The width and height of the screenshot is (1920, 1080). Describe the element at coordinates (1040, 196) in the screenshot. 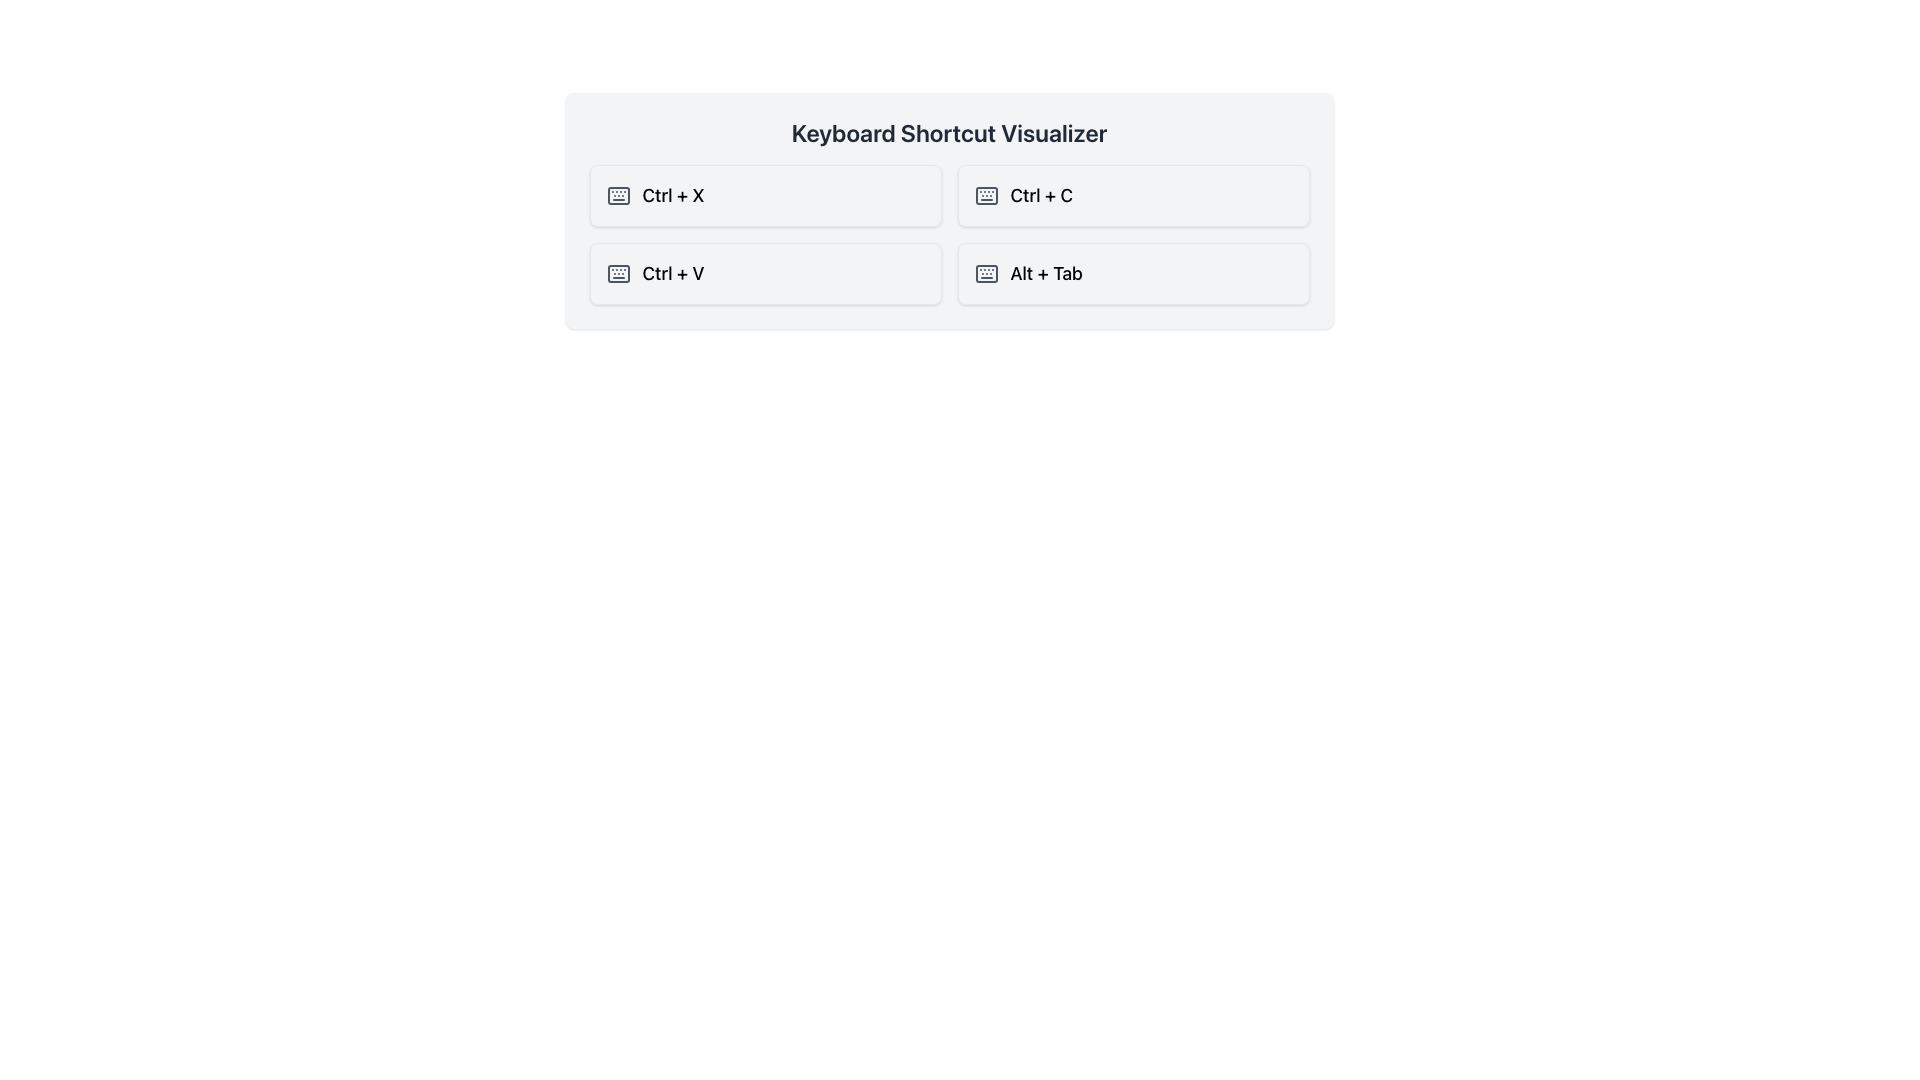

I see `the bold text label displaying 'Ctrl + C', which is the second clickable box in the top-right corner of a four-item grid layout` at that location.